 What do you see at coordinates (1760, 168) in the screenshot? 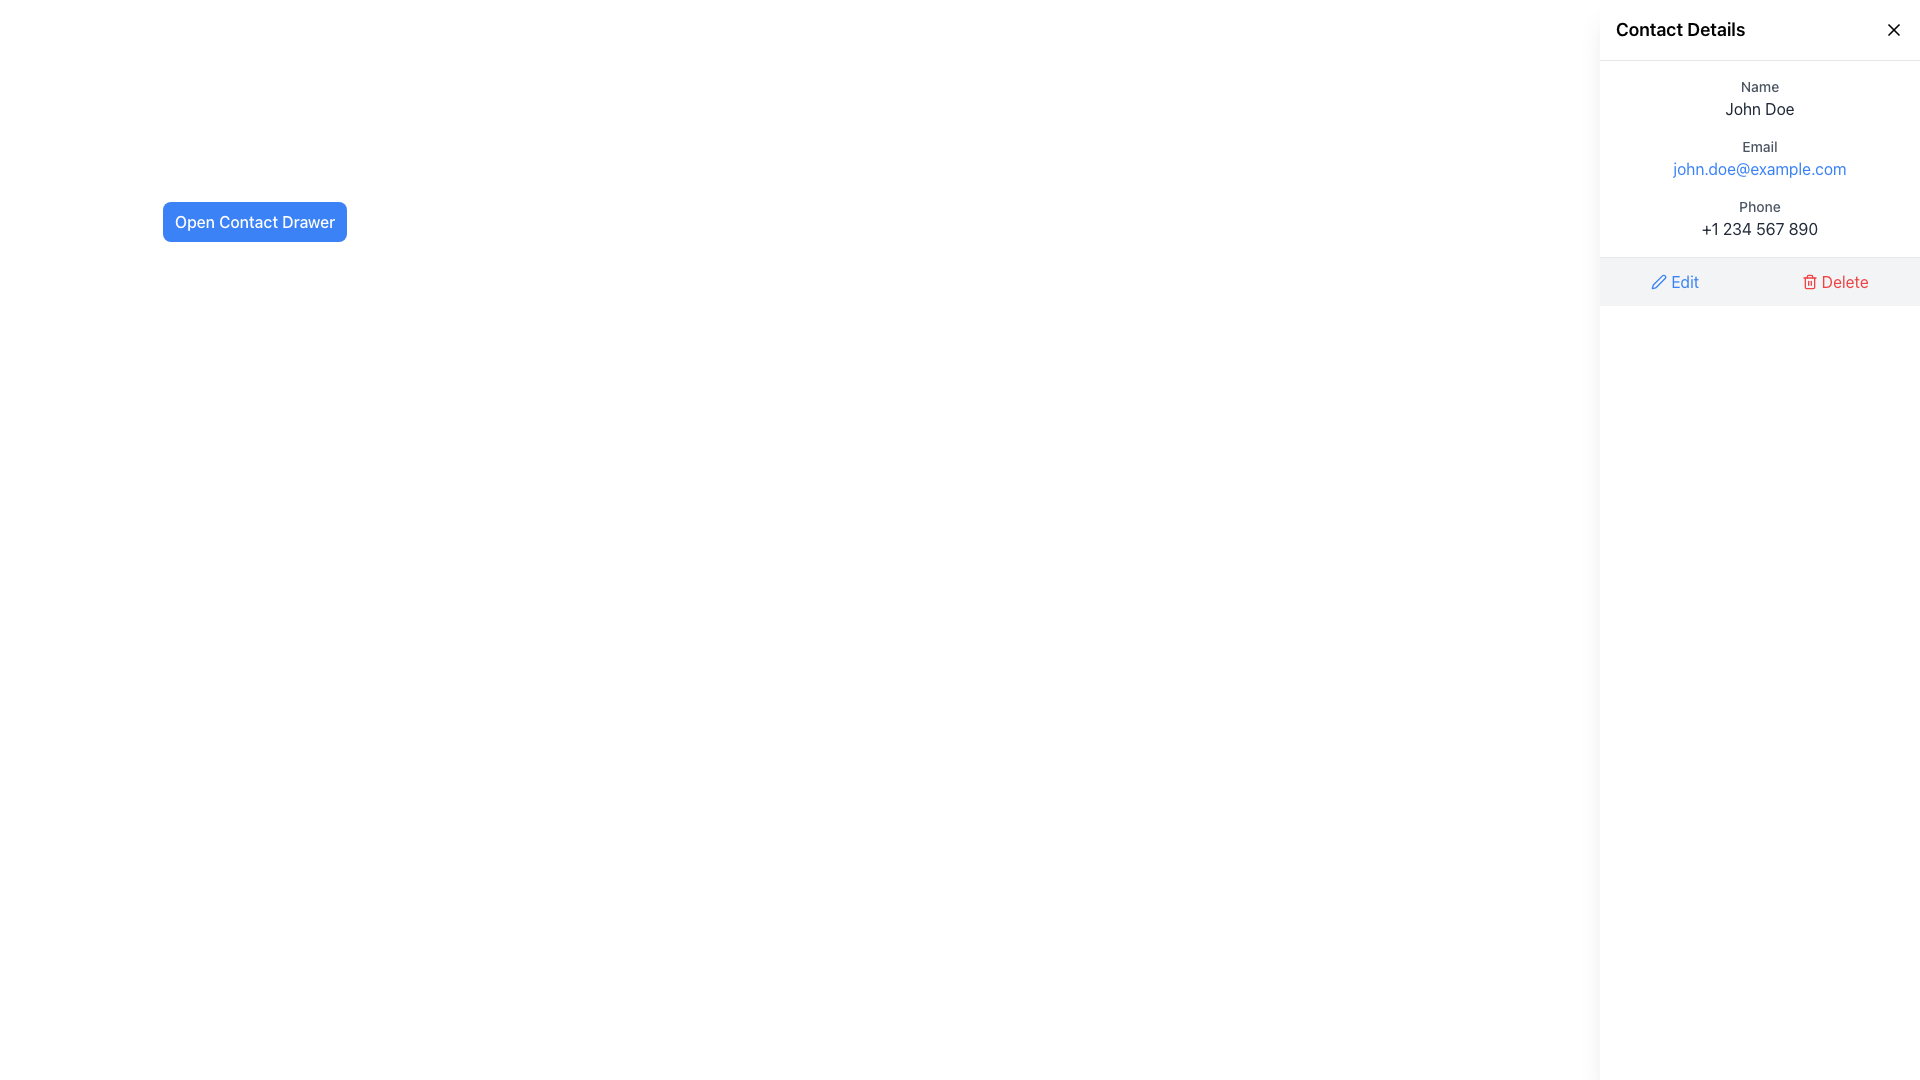
I see `the blue text link 'john.doe@example.com'` at bounding box center [1760, 168].